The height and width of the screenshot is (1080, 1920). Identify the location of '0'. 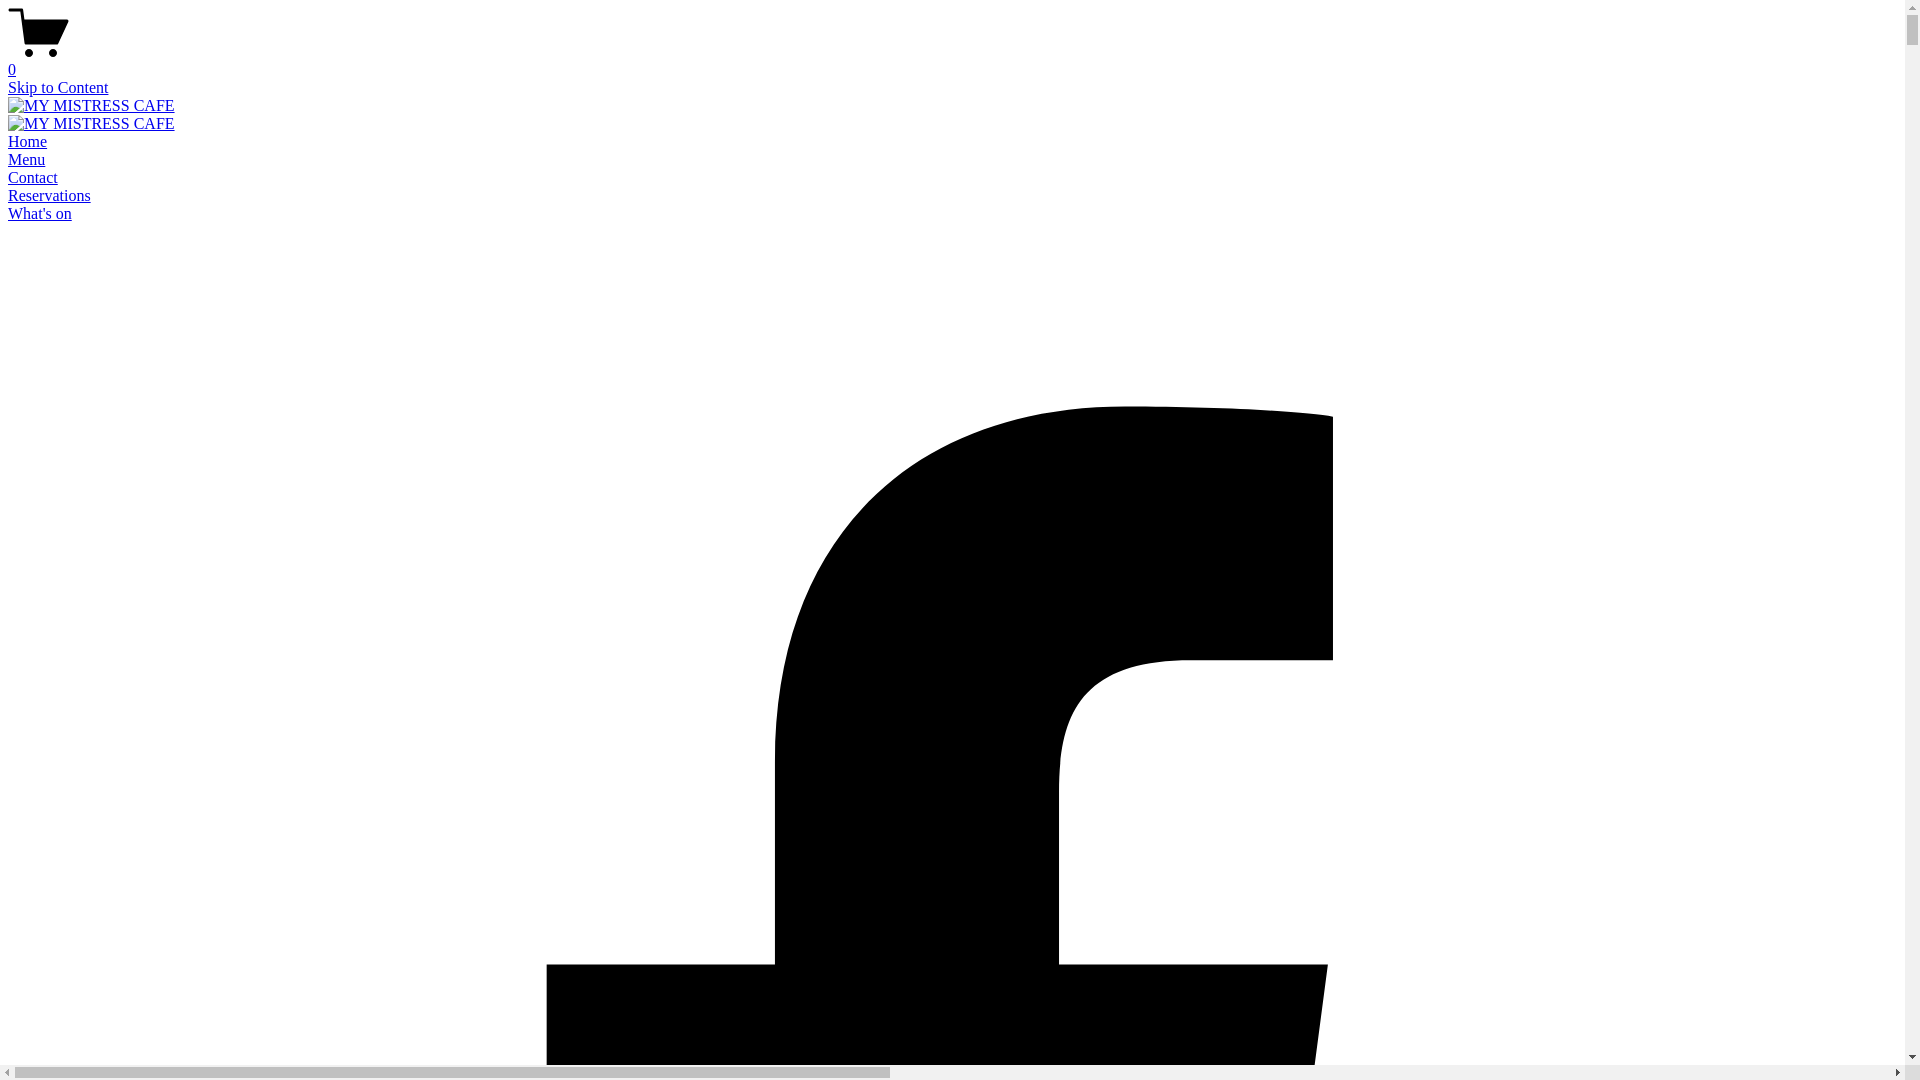
(951, 60).